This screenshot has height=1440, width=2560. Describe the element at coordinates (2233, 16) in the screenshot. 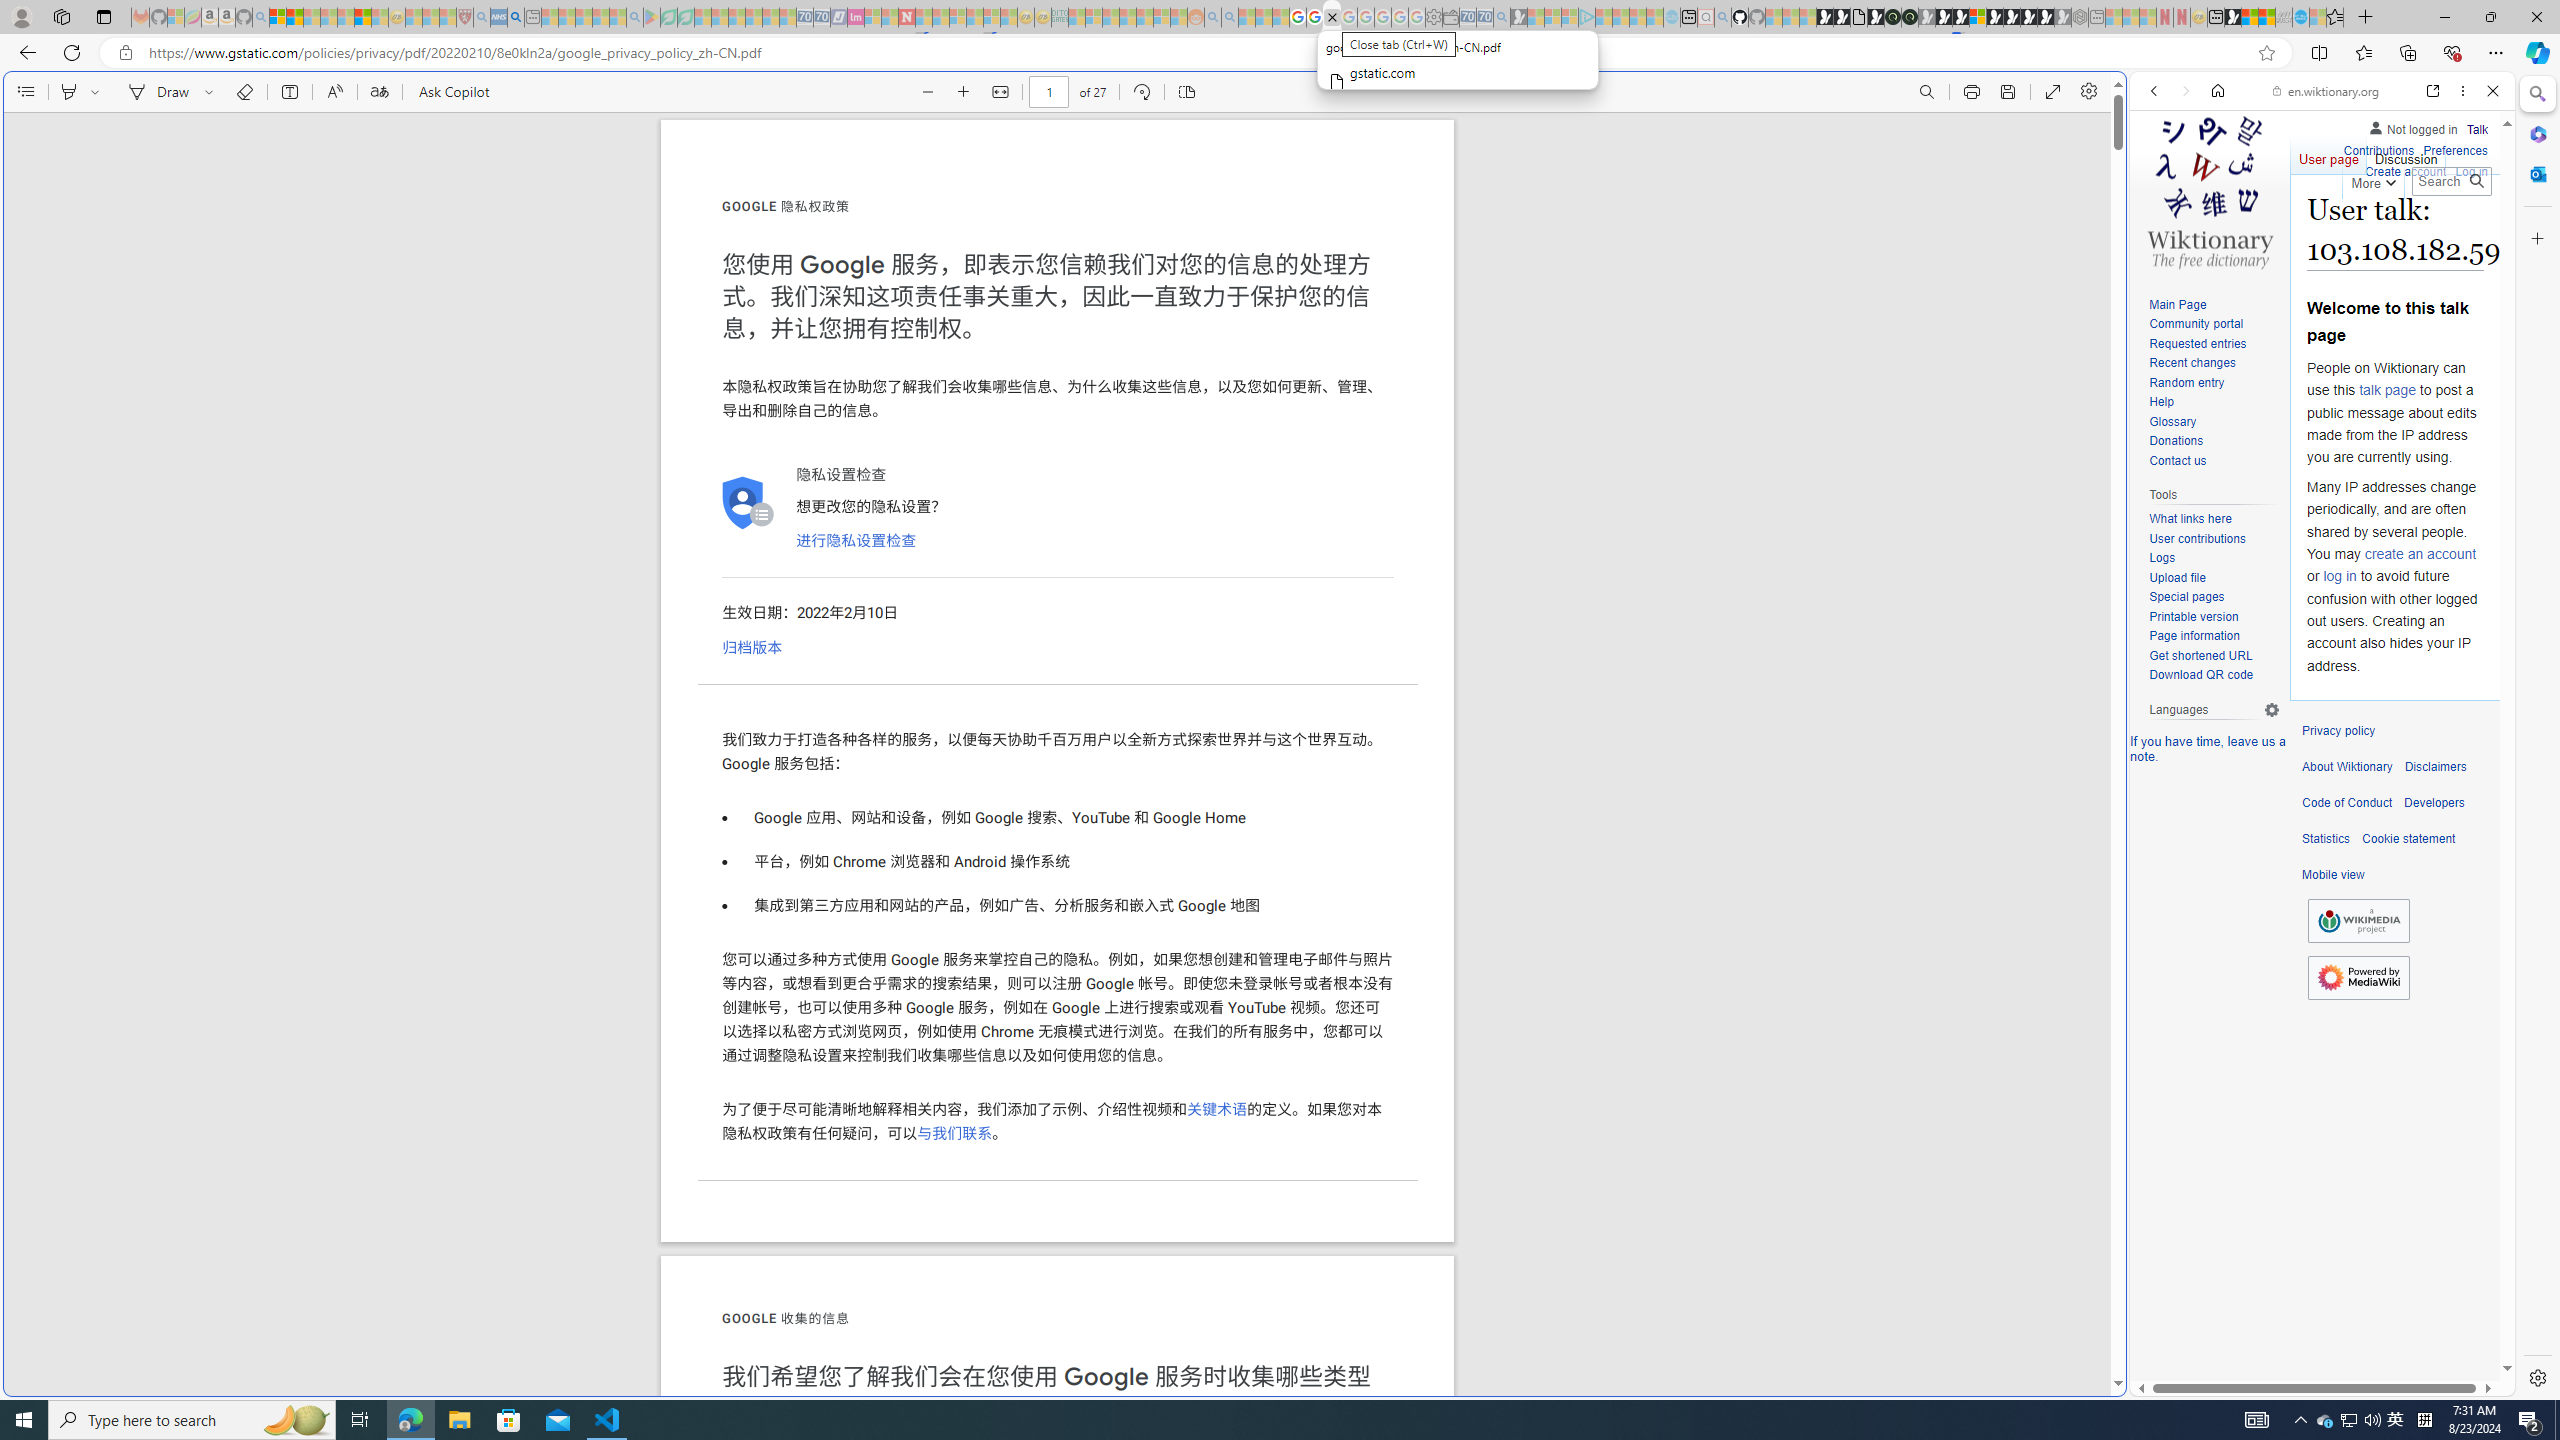

I see `'MSN'` at that location.